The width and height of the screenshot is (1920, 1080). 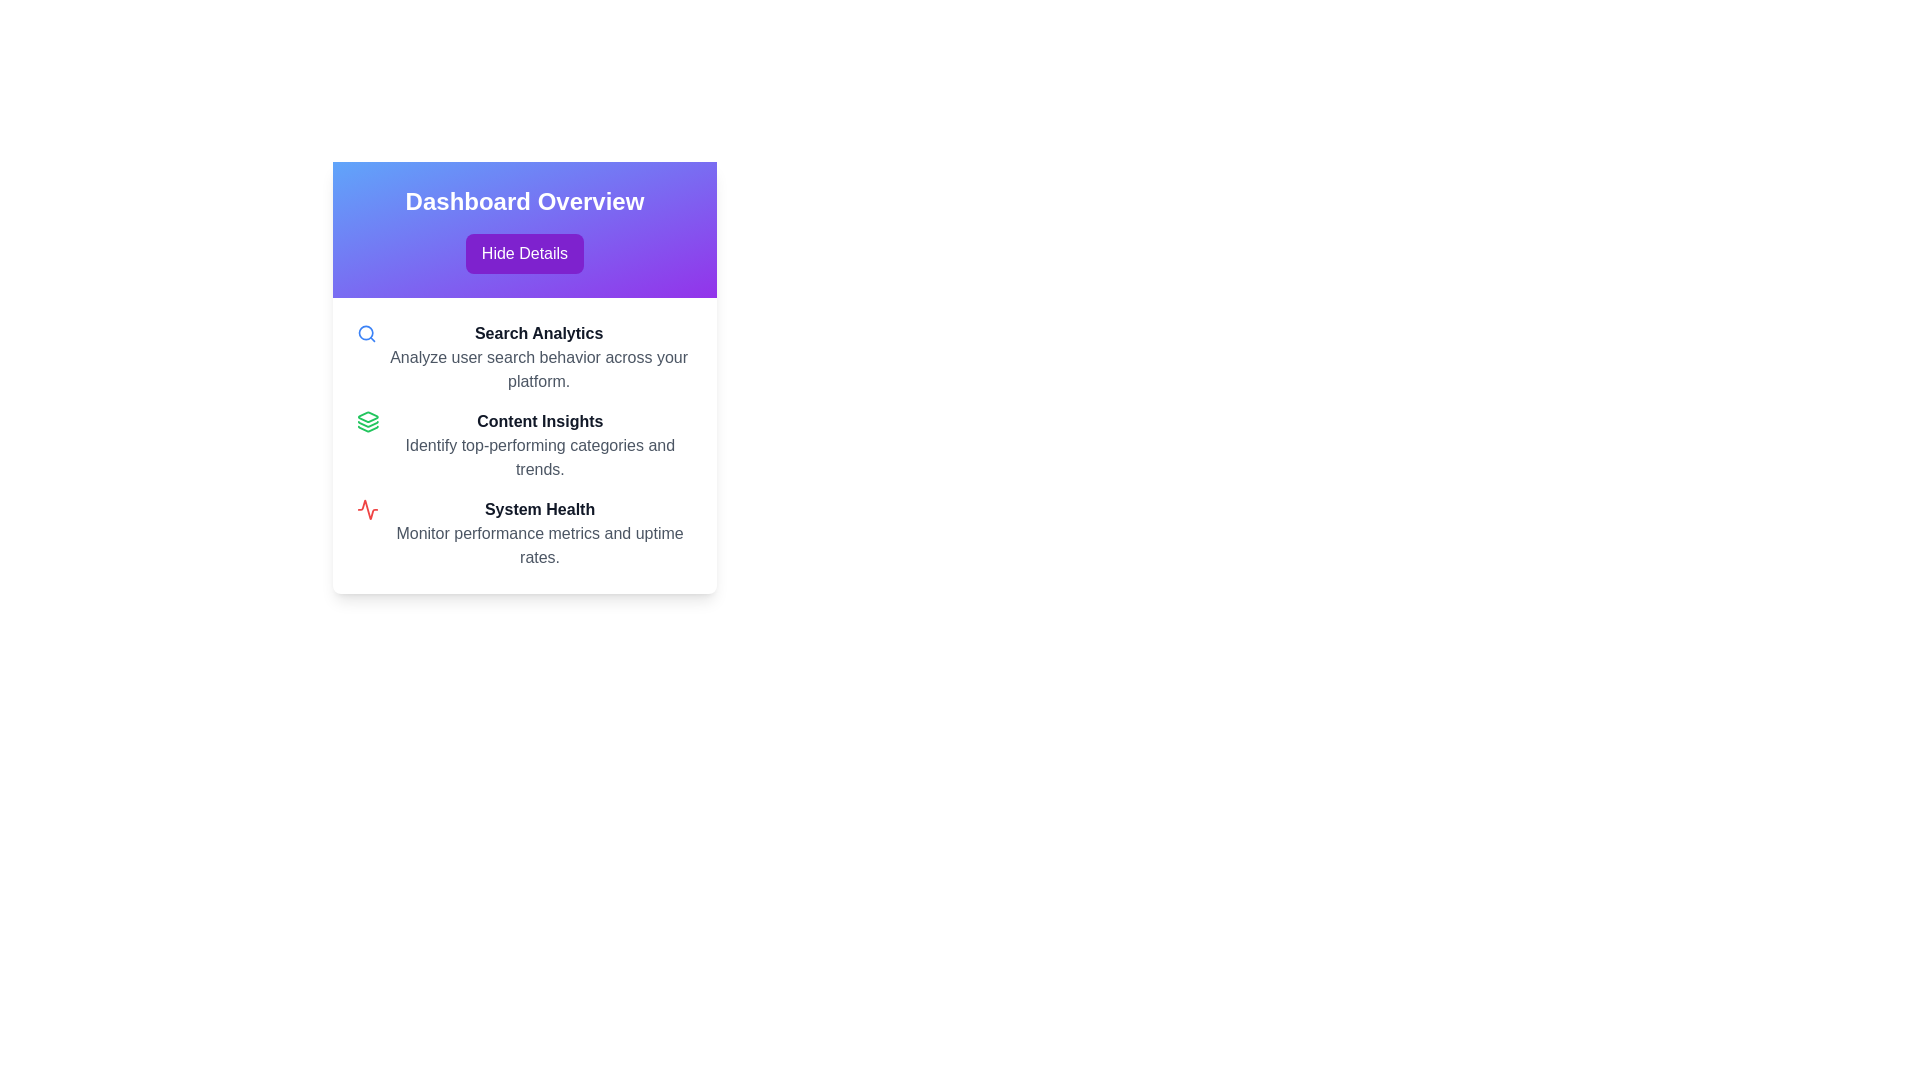 I want to click on the informational block that provides details about the 'Search Analytics' feature, located directly underneath the 'Hide Details' button, so click(x=524, y=357).